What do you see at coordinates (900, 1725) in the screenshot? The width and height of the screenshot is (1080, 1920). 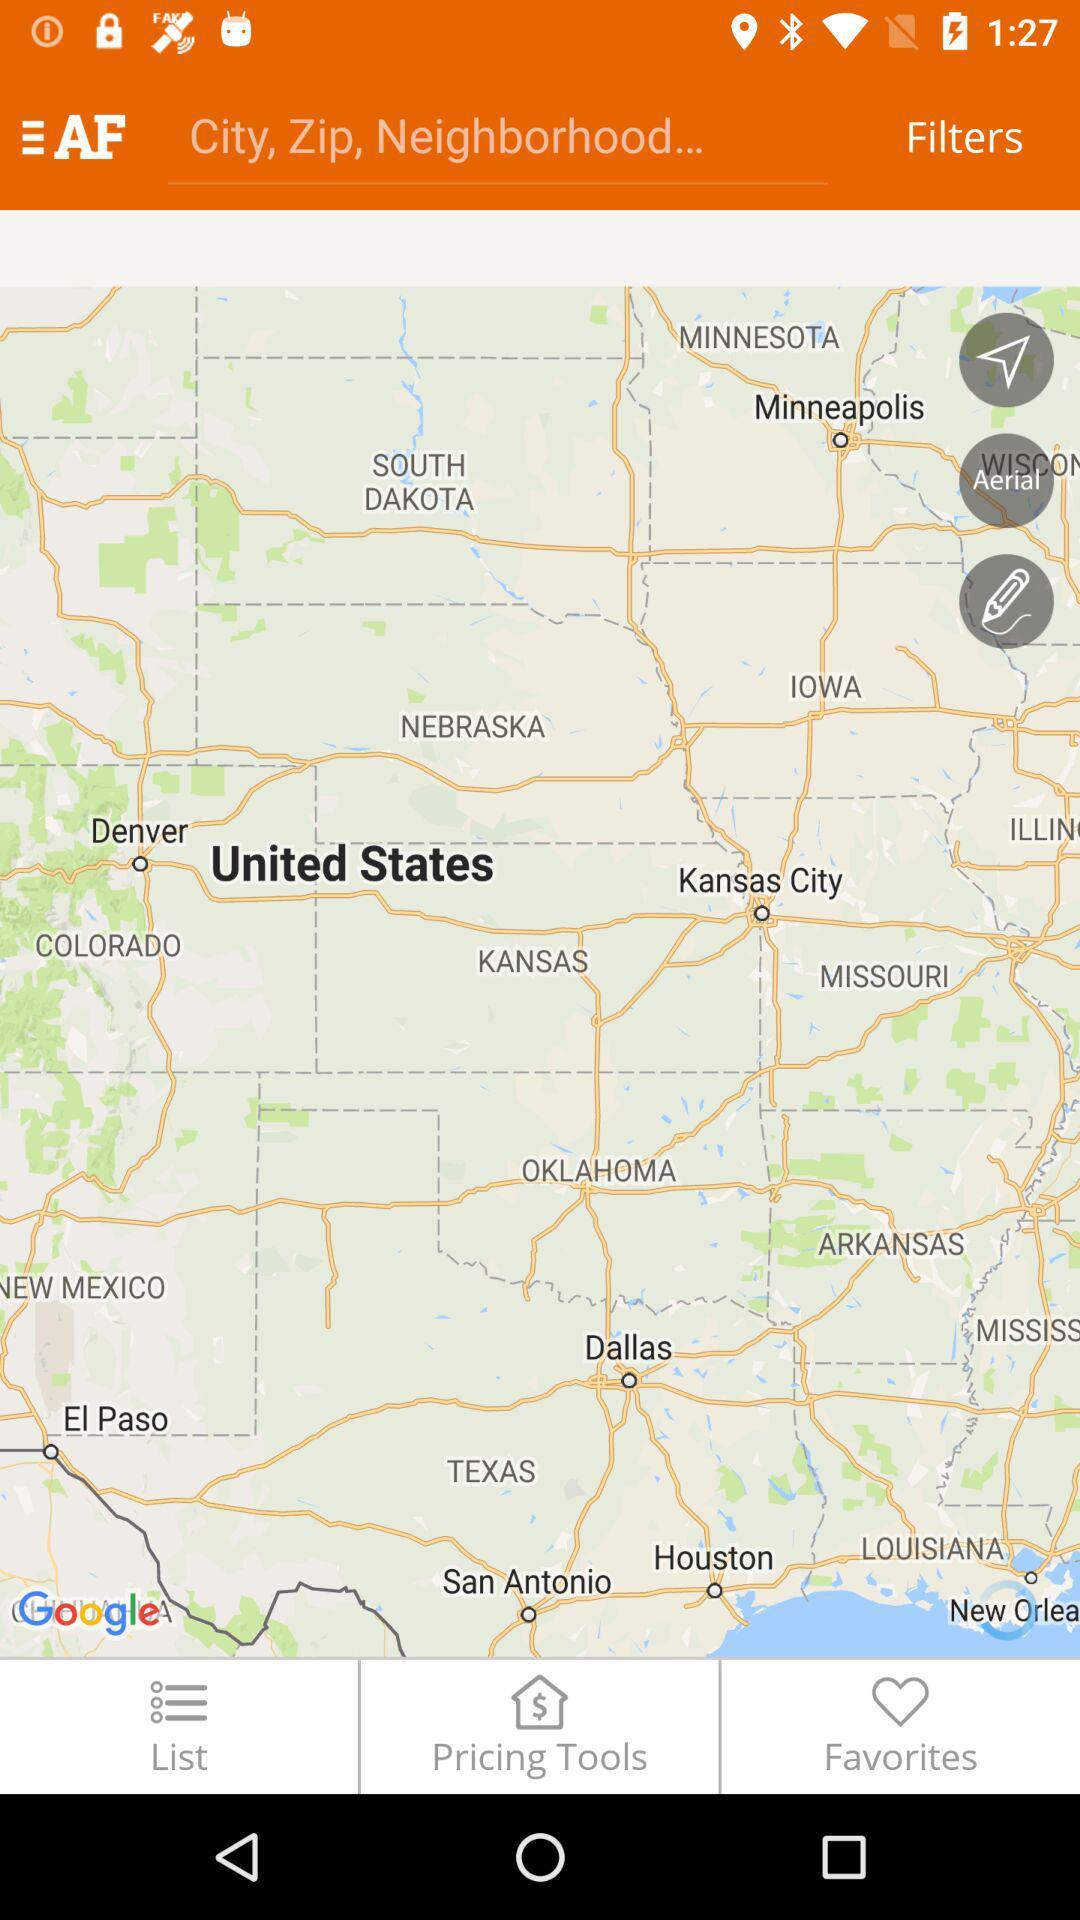 I see `the favorites` at bounding box center [900, 1725].